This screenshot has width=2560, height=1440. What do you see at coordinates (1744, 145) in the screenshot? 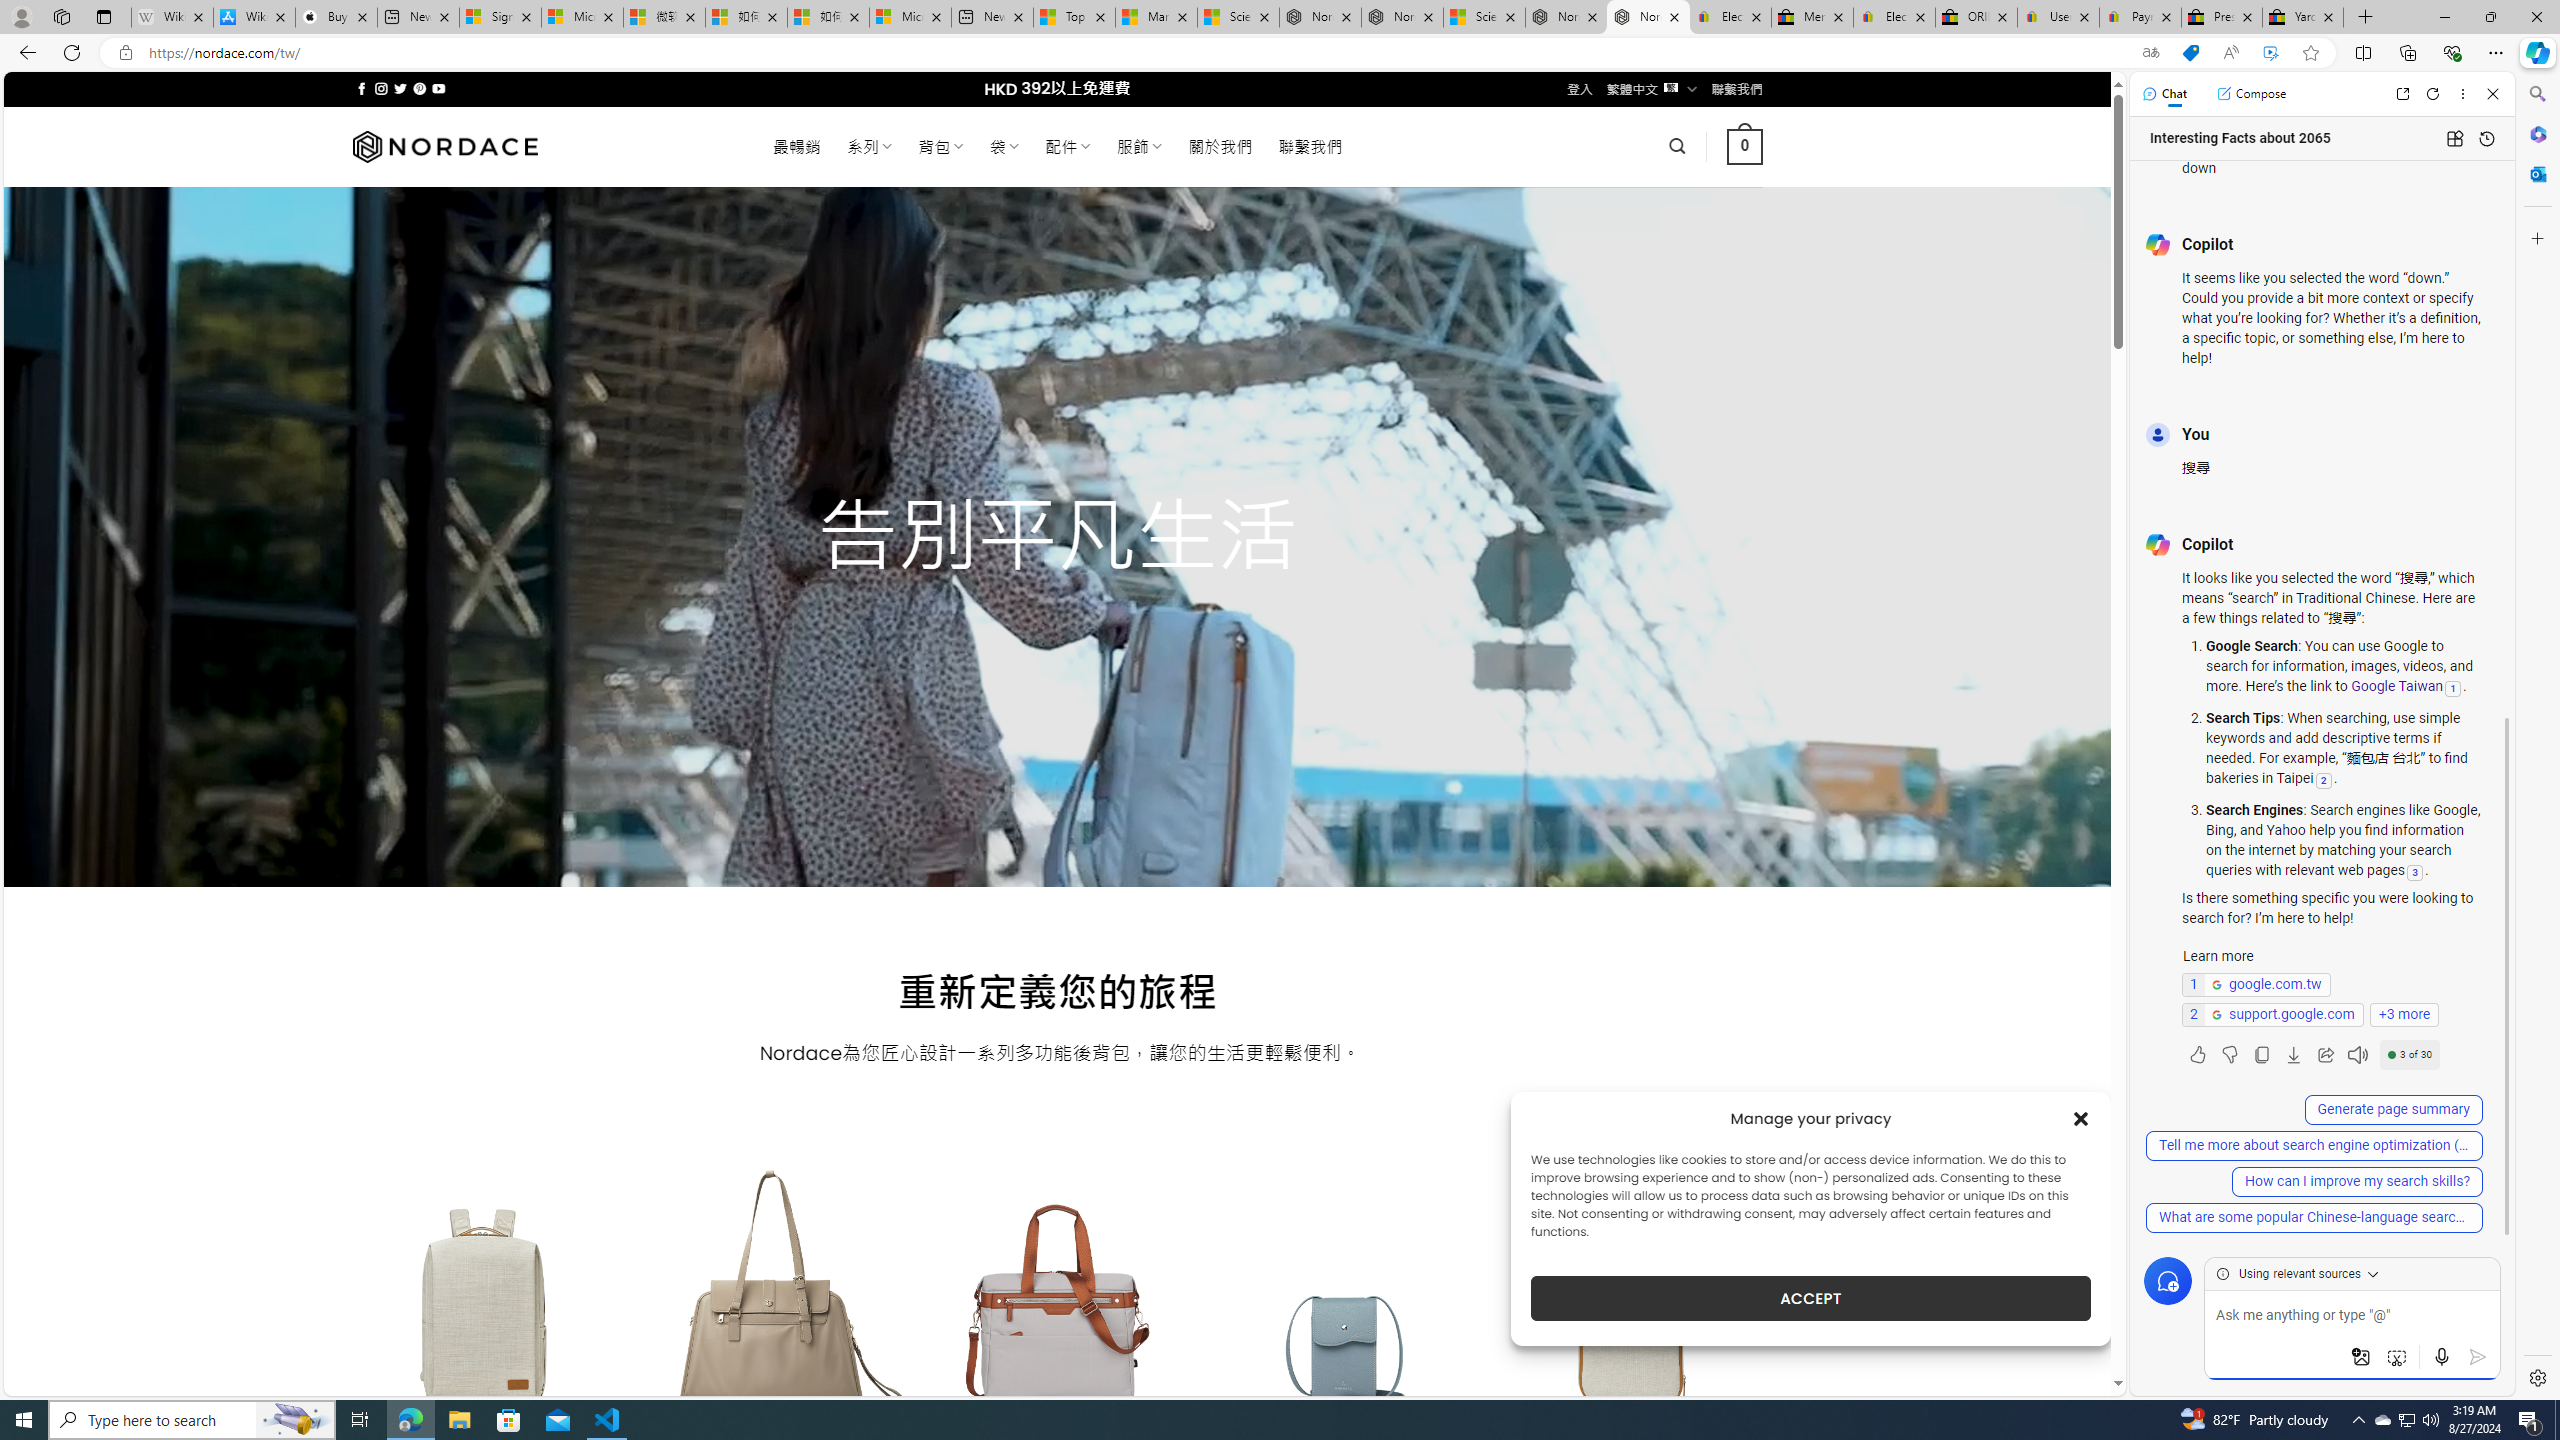
I see `' 0 '` at bounding box center [1744, 145].